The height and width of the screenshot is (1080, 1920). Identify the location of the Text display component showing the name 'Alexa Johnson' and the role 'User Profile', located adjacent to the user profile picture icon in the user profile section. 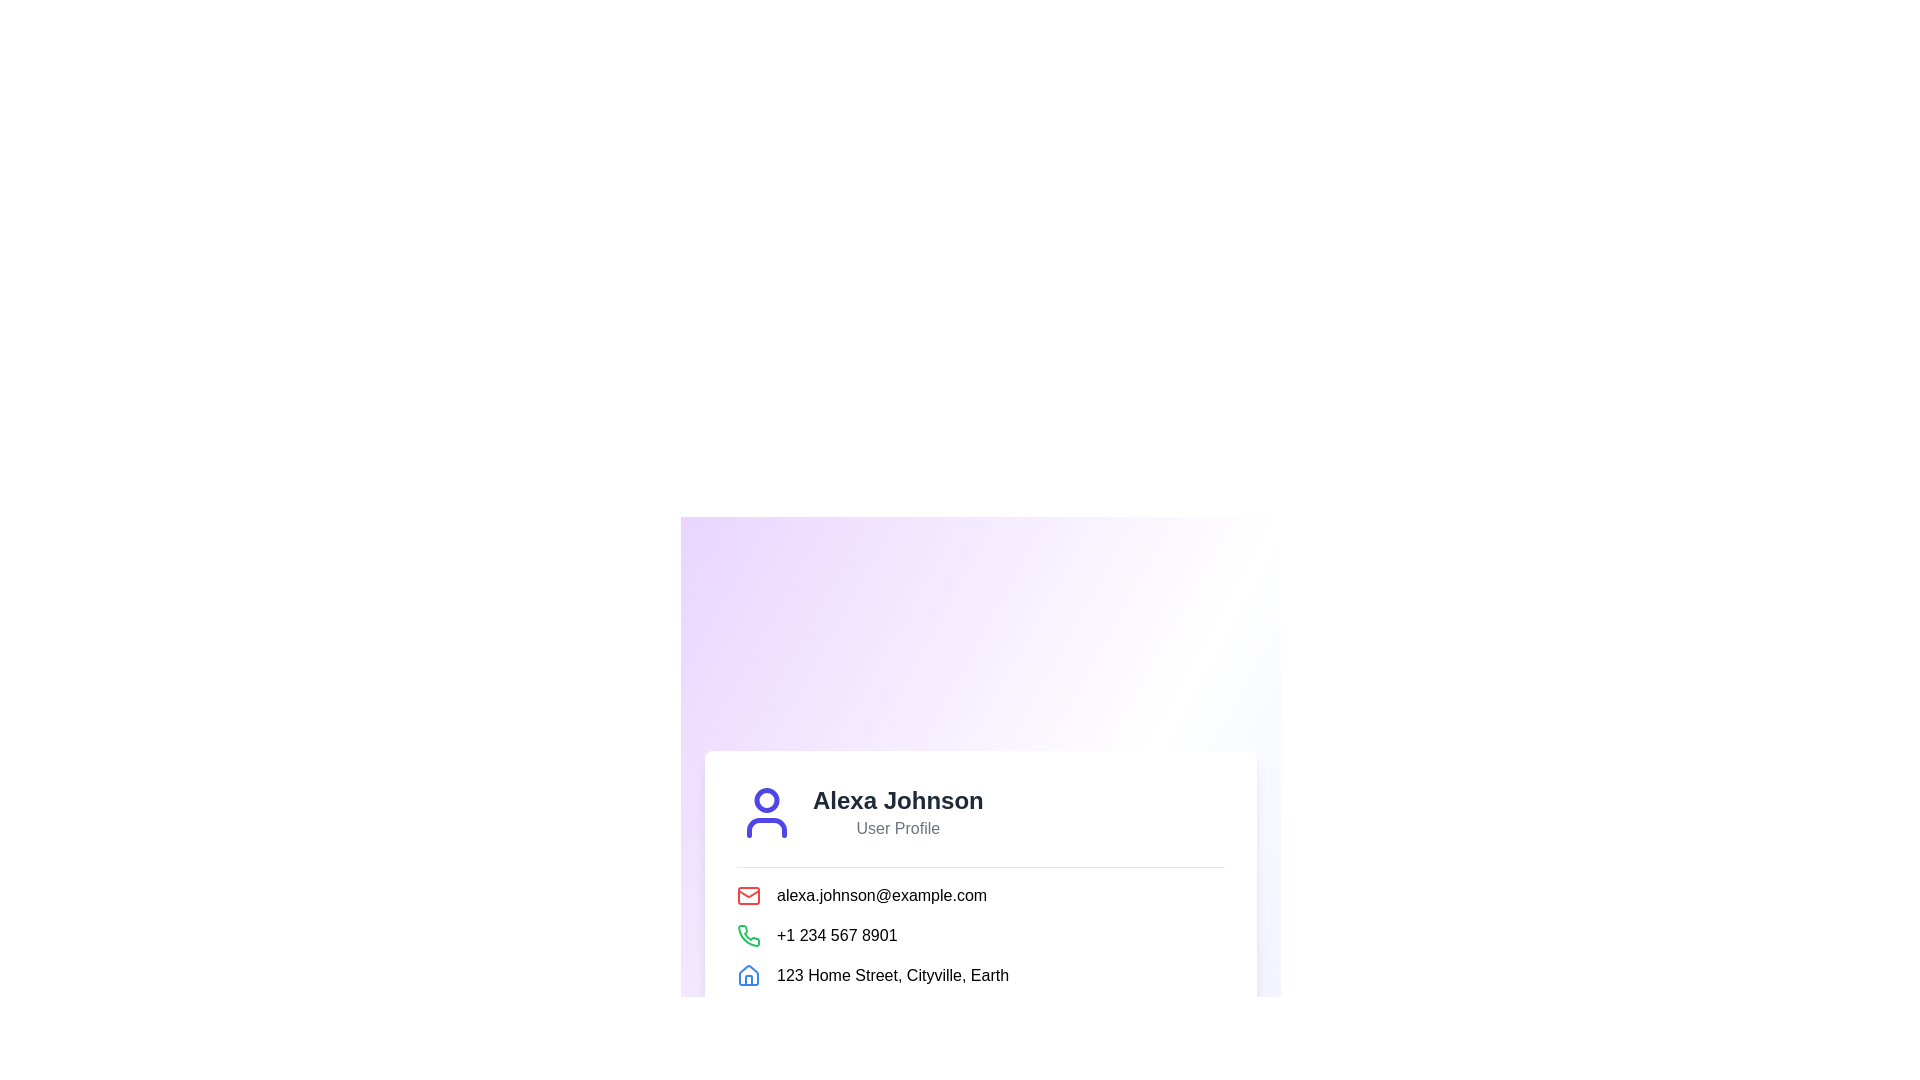
(897, 812).